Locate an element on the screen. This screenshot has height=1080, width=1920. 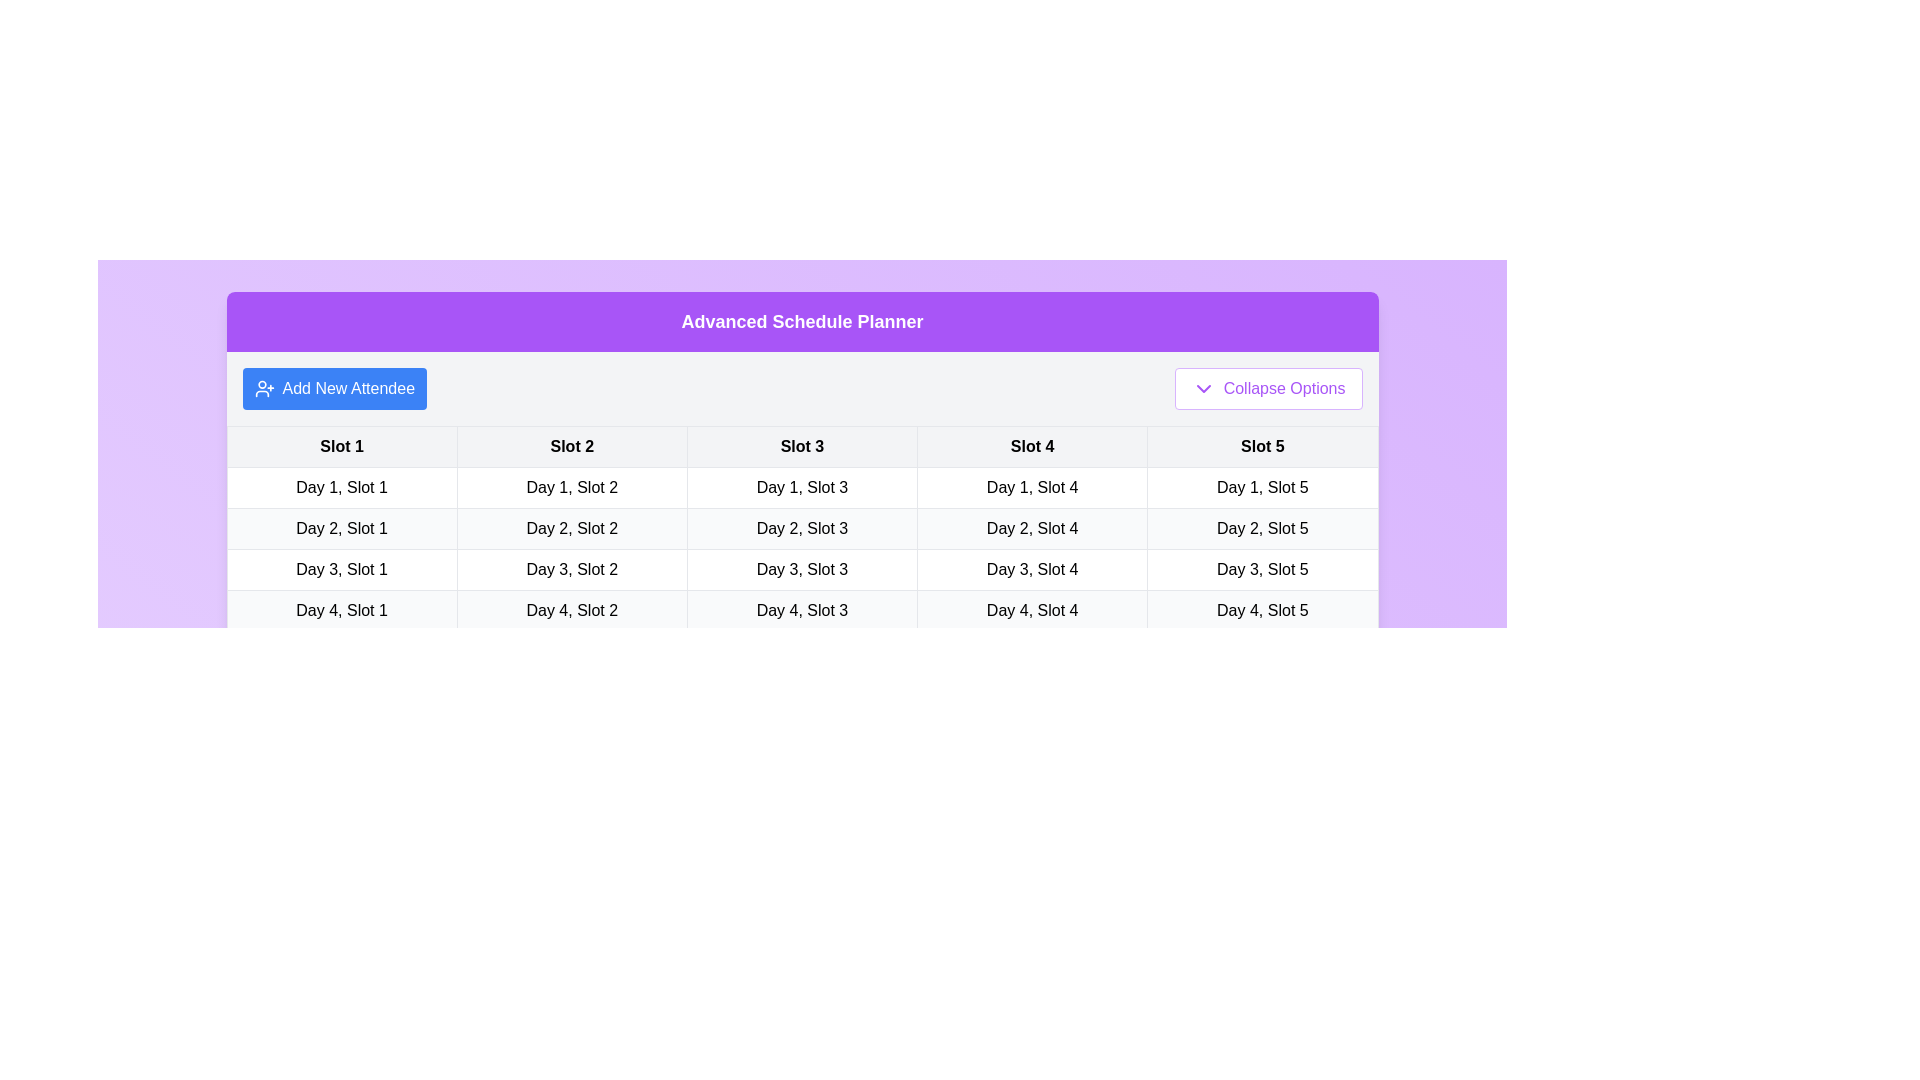
the 'Add New Attendee' button is located at coordinates (334, 389).